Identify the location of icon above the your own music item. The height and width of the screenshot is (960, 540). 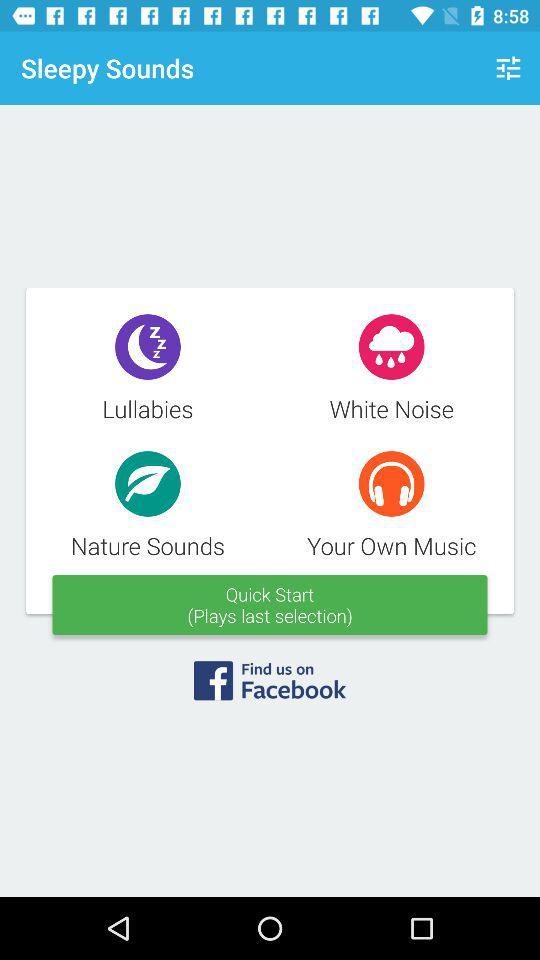
(508, 68).